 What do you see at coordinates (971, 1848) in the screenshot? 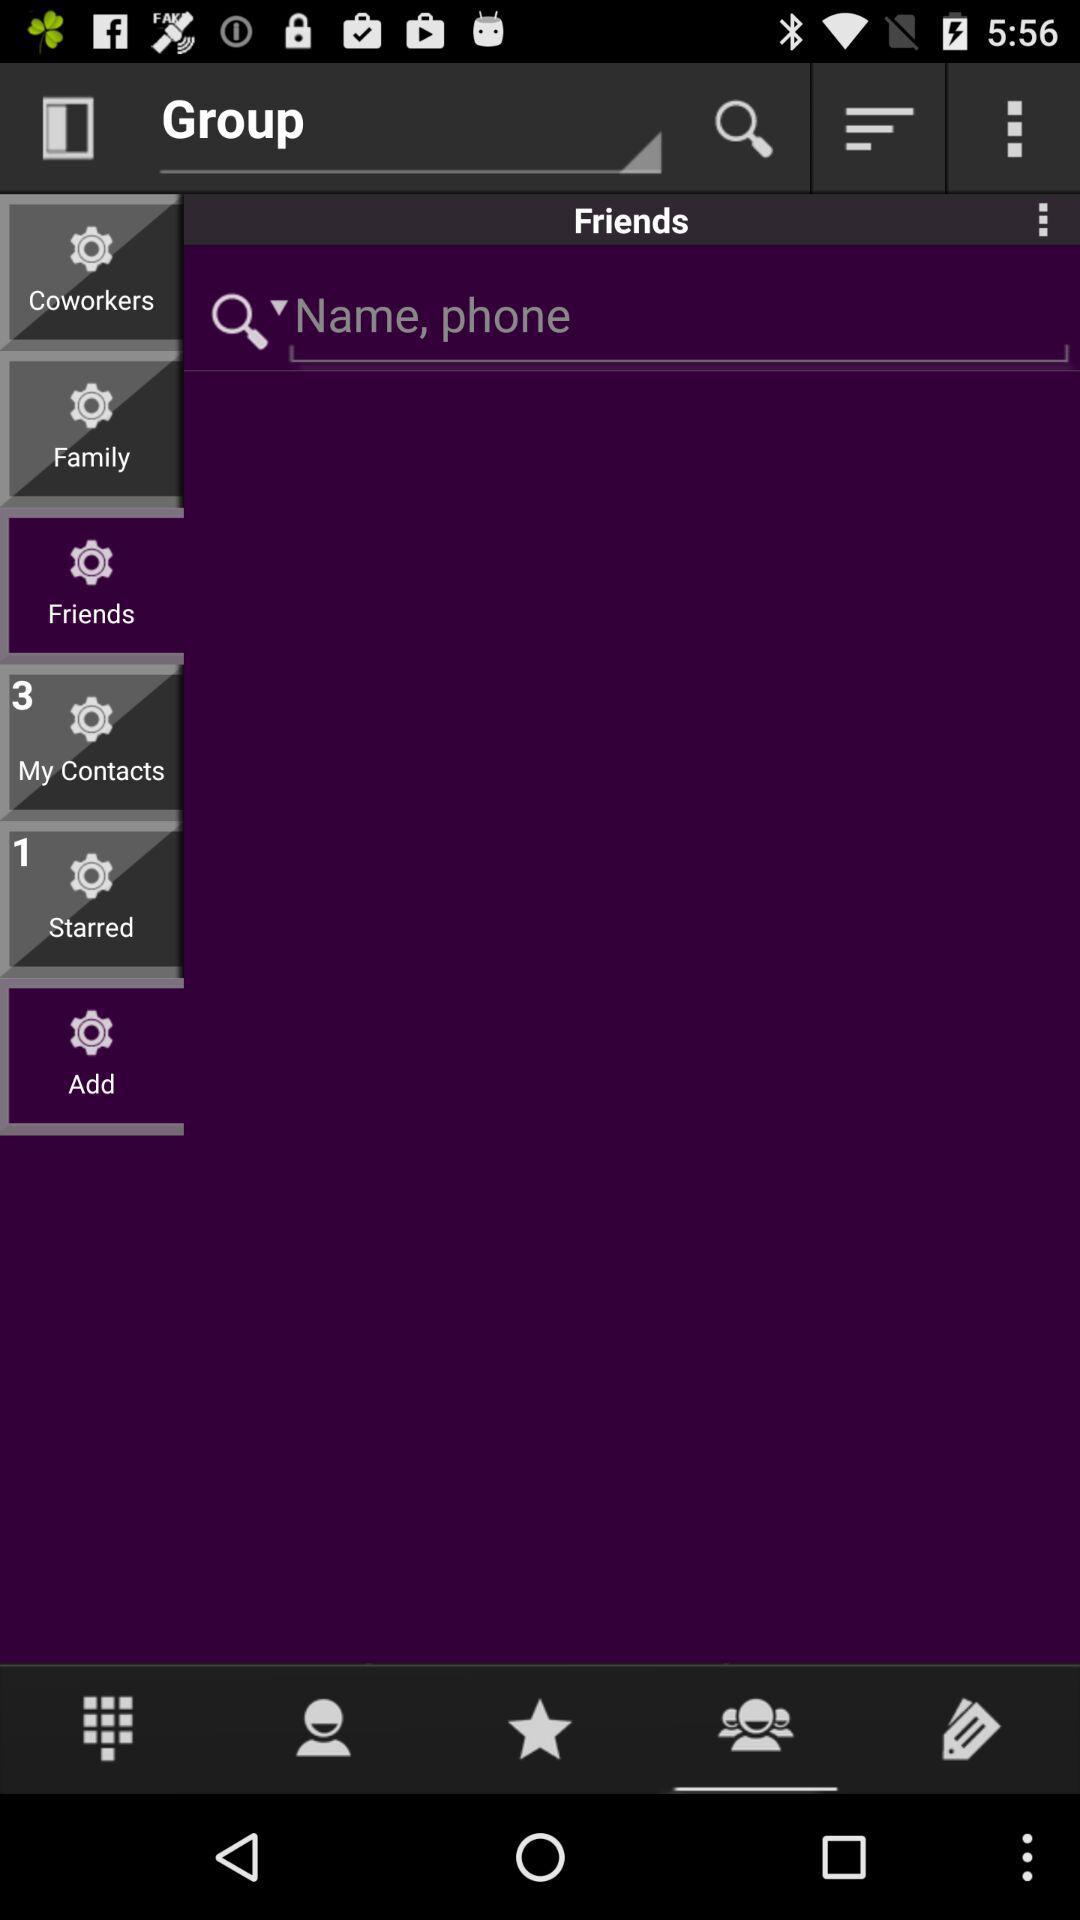
I see `the label icon` at bounding box center [971, 1848].